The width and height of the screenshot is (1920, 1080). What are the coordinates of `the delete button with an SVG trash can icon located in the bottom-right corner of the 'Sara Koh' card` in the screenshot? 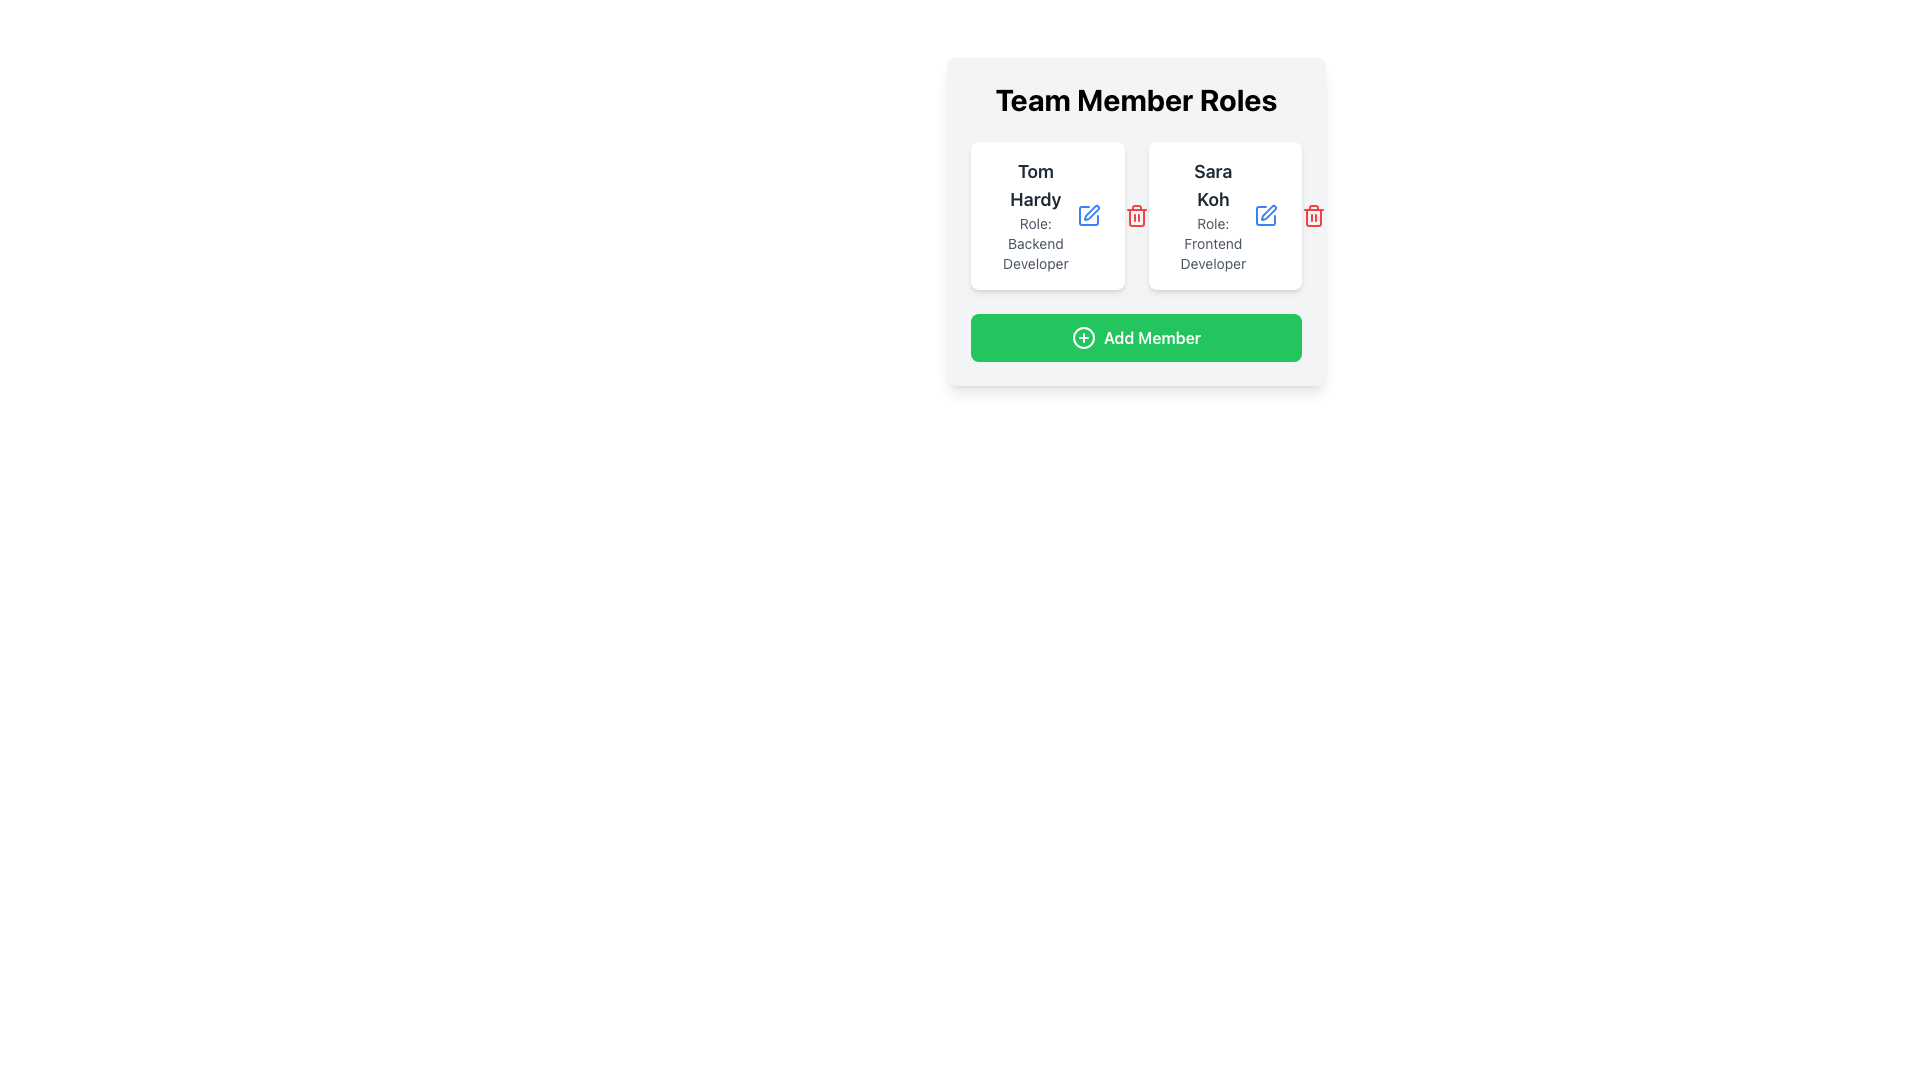 It's located at (1314, 216).